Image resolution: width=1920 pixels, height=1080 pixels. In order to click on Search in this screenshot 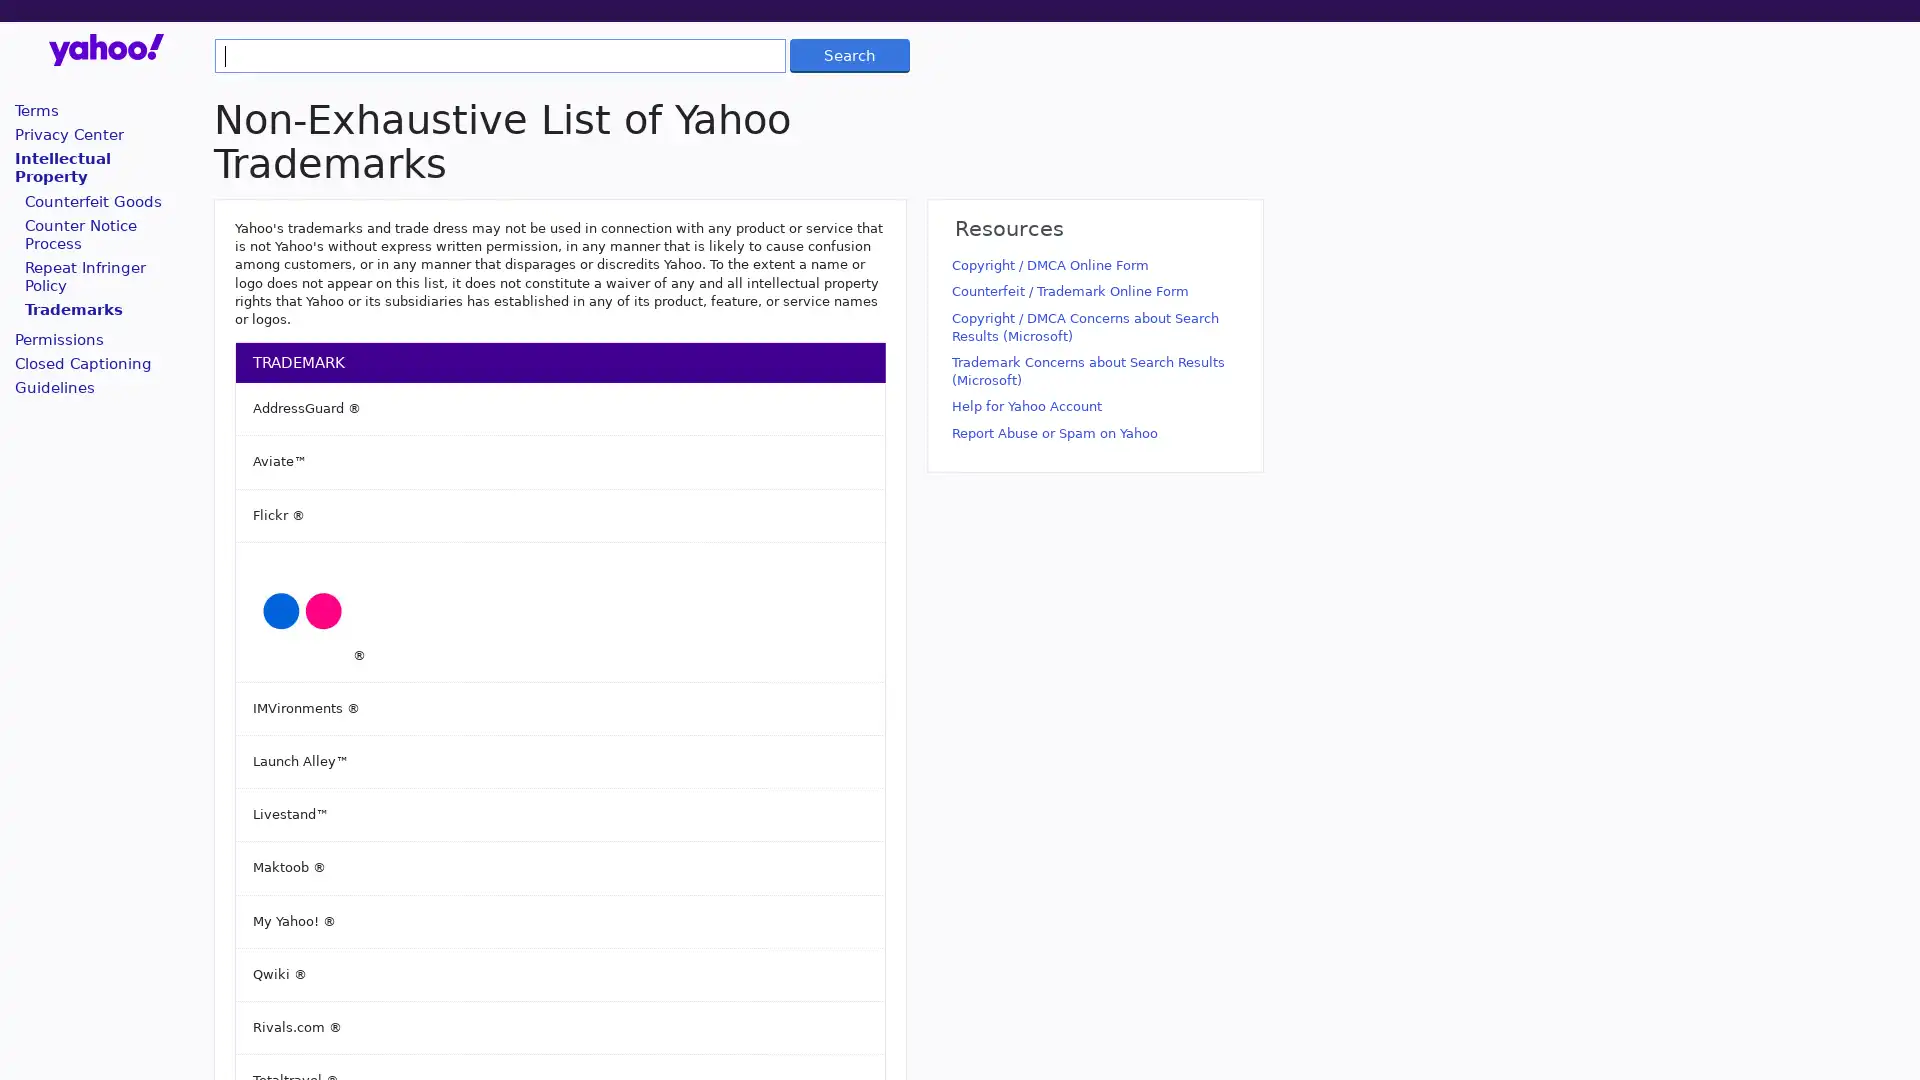, I will do `click(849, 53)`.